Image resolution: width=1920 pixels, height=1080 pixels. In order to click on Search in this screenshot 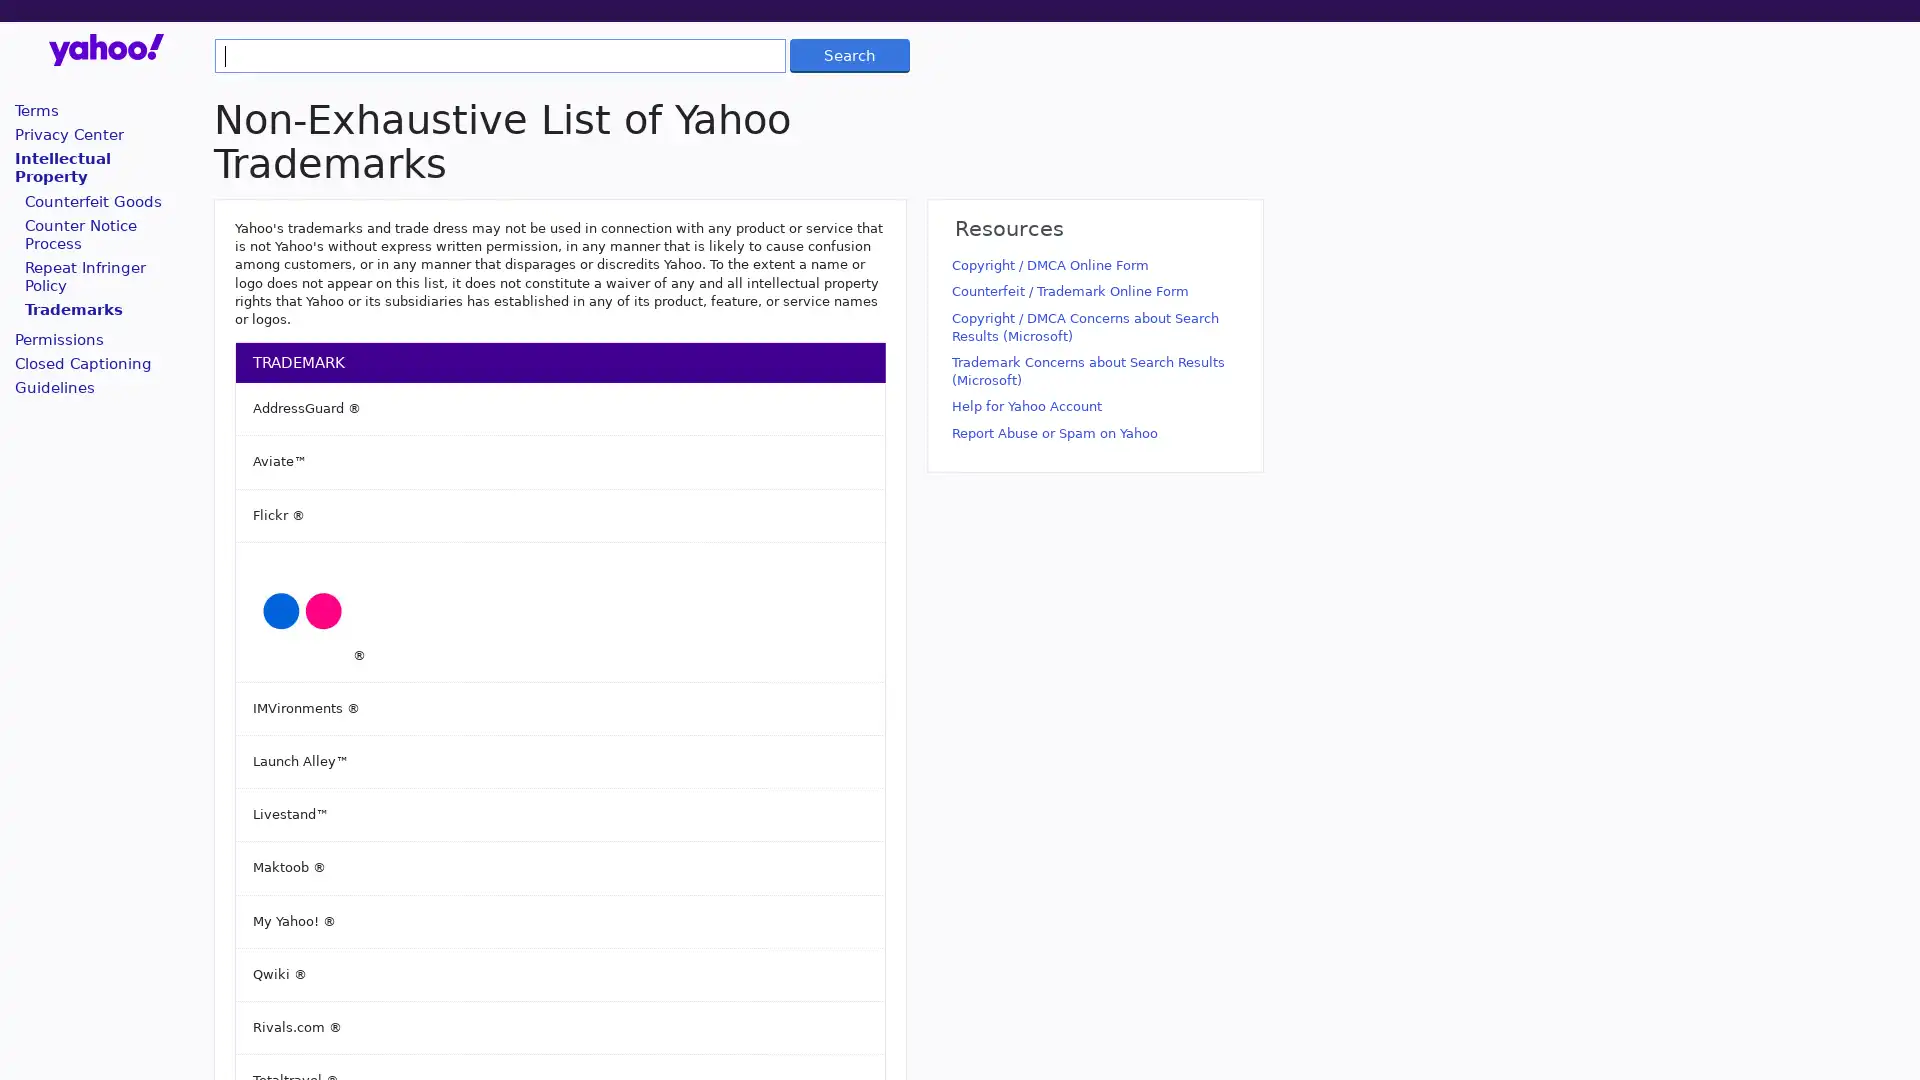, I will do `click(849, 53)`.